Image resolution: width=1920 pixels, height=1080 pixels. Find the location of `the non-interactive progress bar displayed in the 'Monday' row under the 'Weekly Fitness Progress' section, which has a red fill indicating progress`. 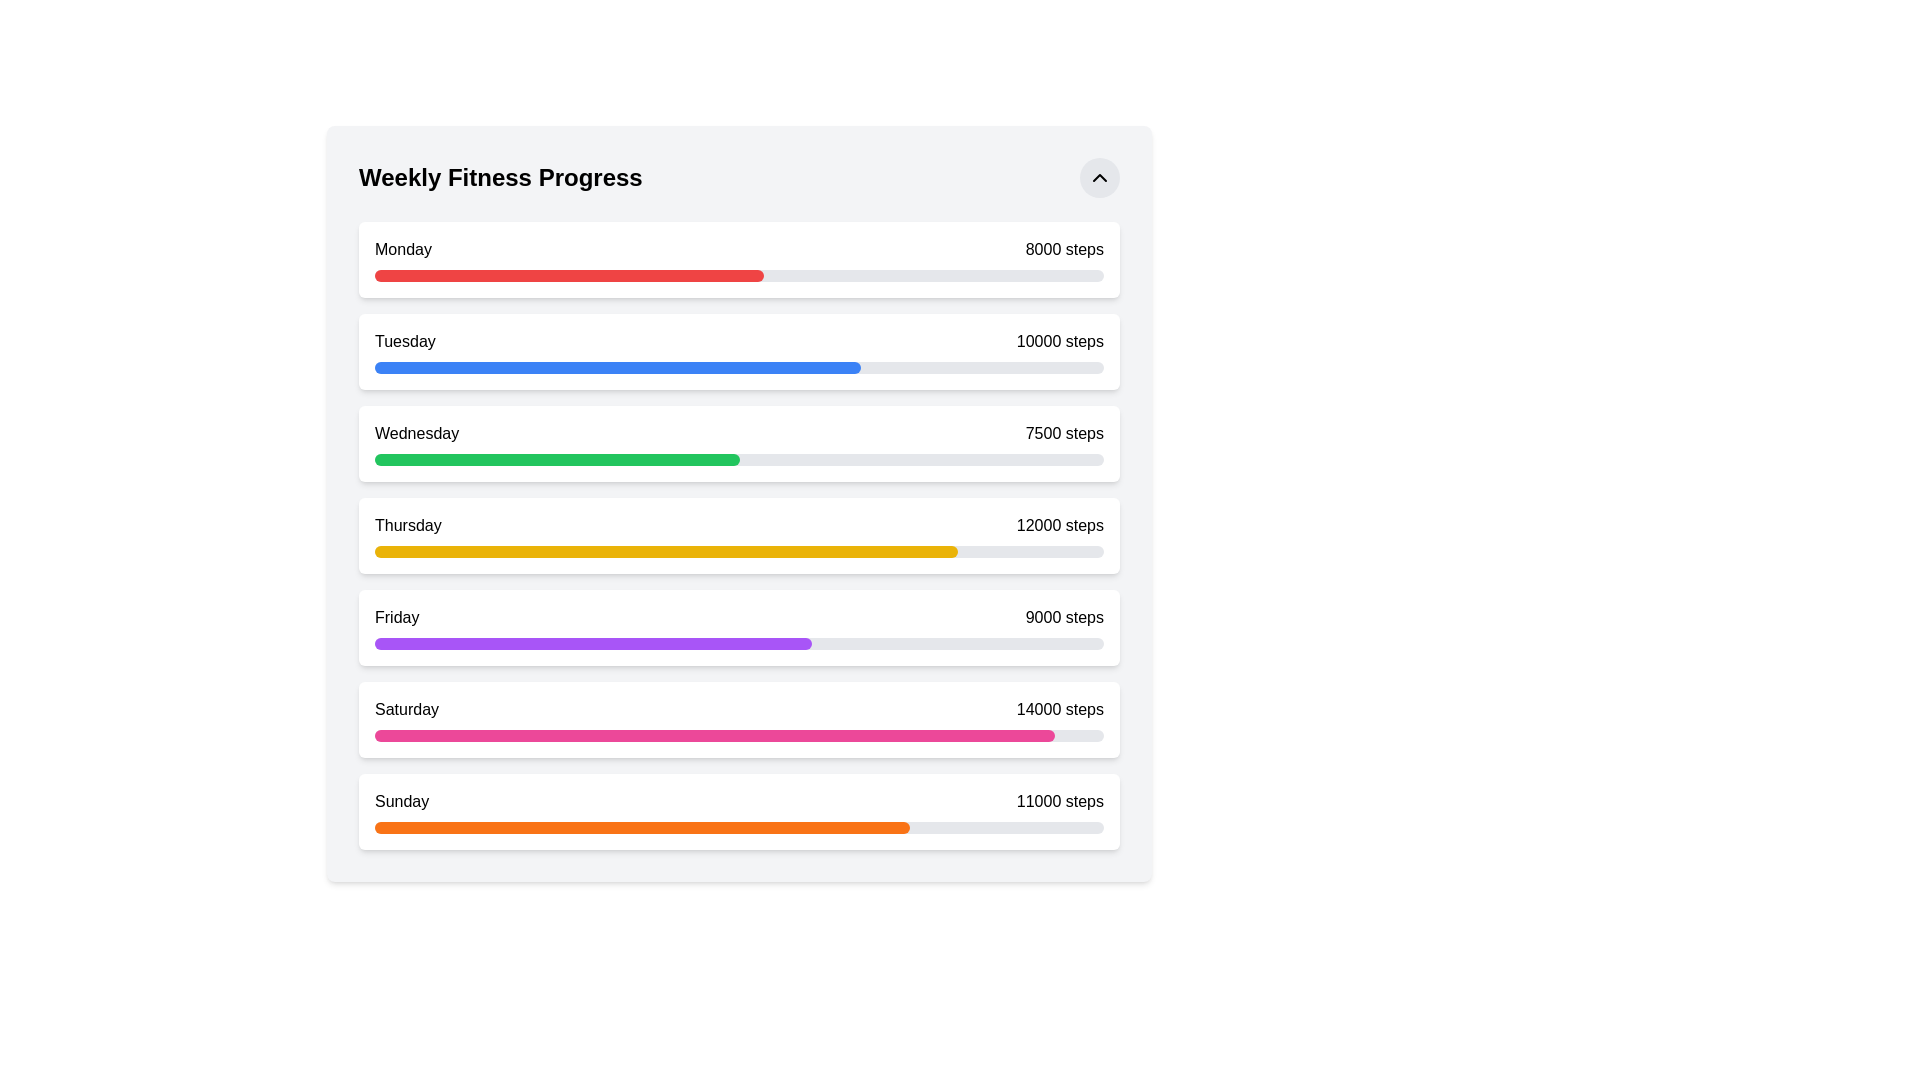

the non-interactive progress bar displayed in the 'Monday' row under the 'Weekly Fitness Progress' section, which has a red fill indicating progress is located at coordinates (568, 276).